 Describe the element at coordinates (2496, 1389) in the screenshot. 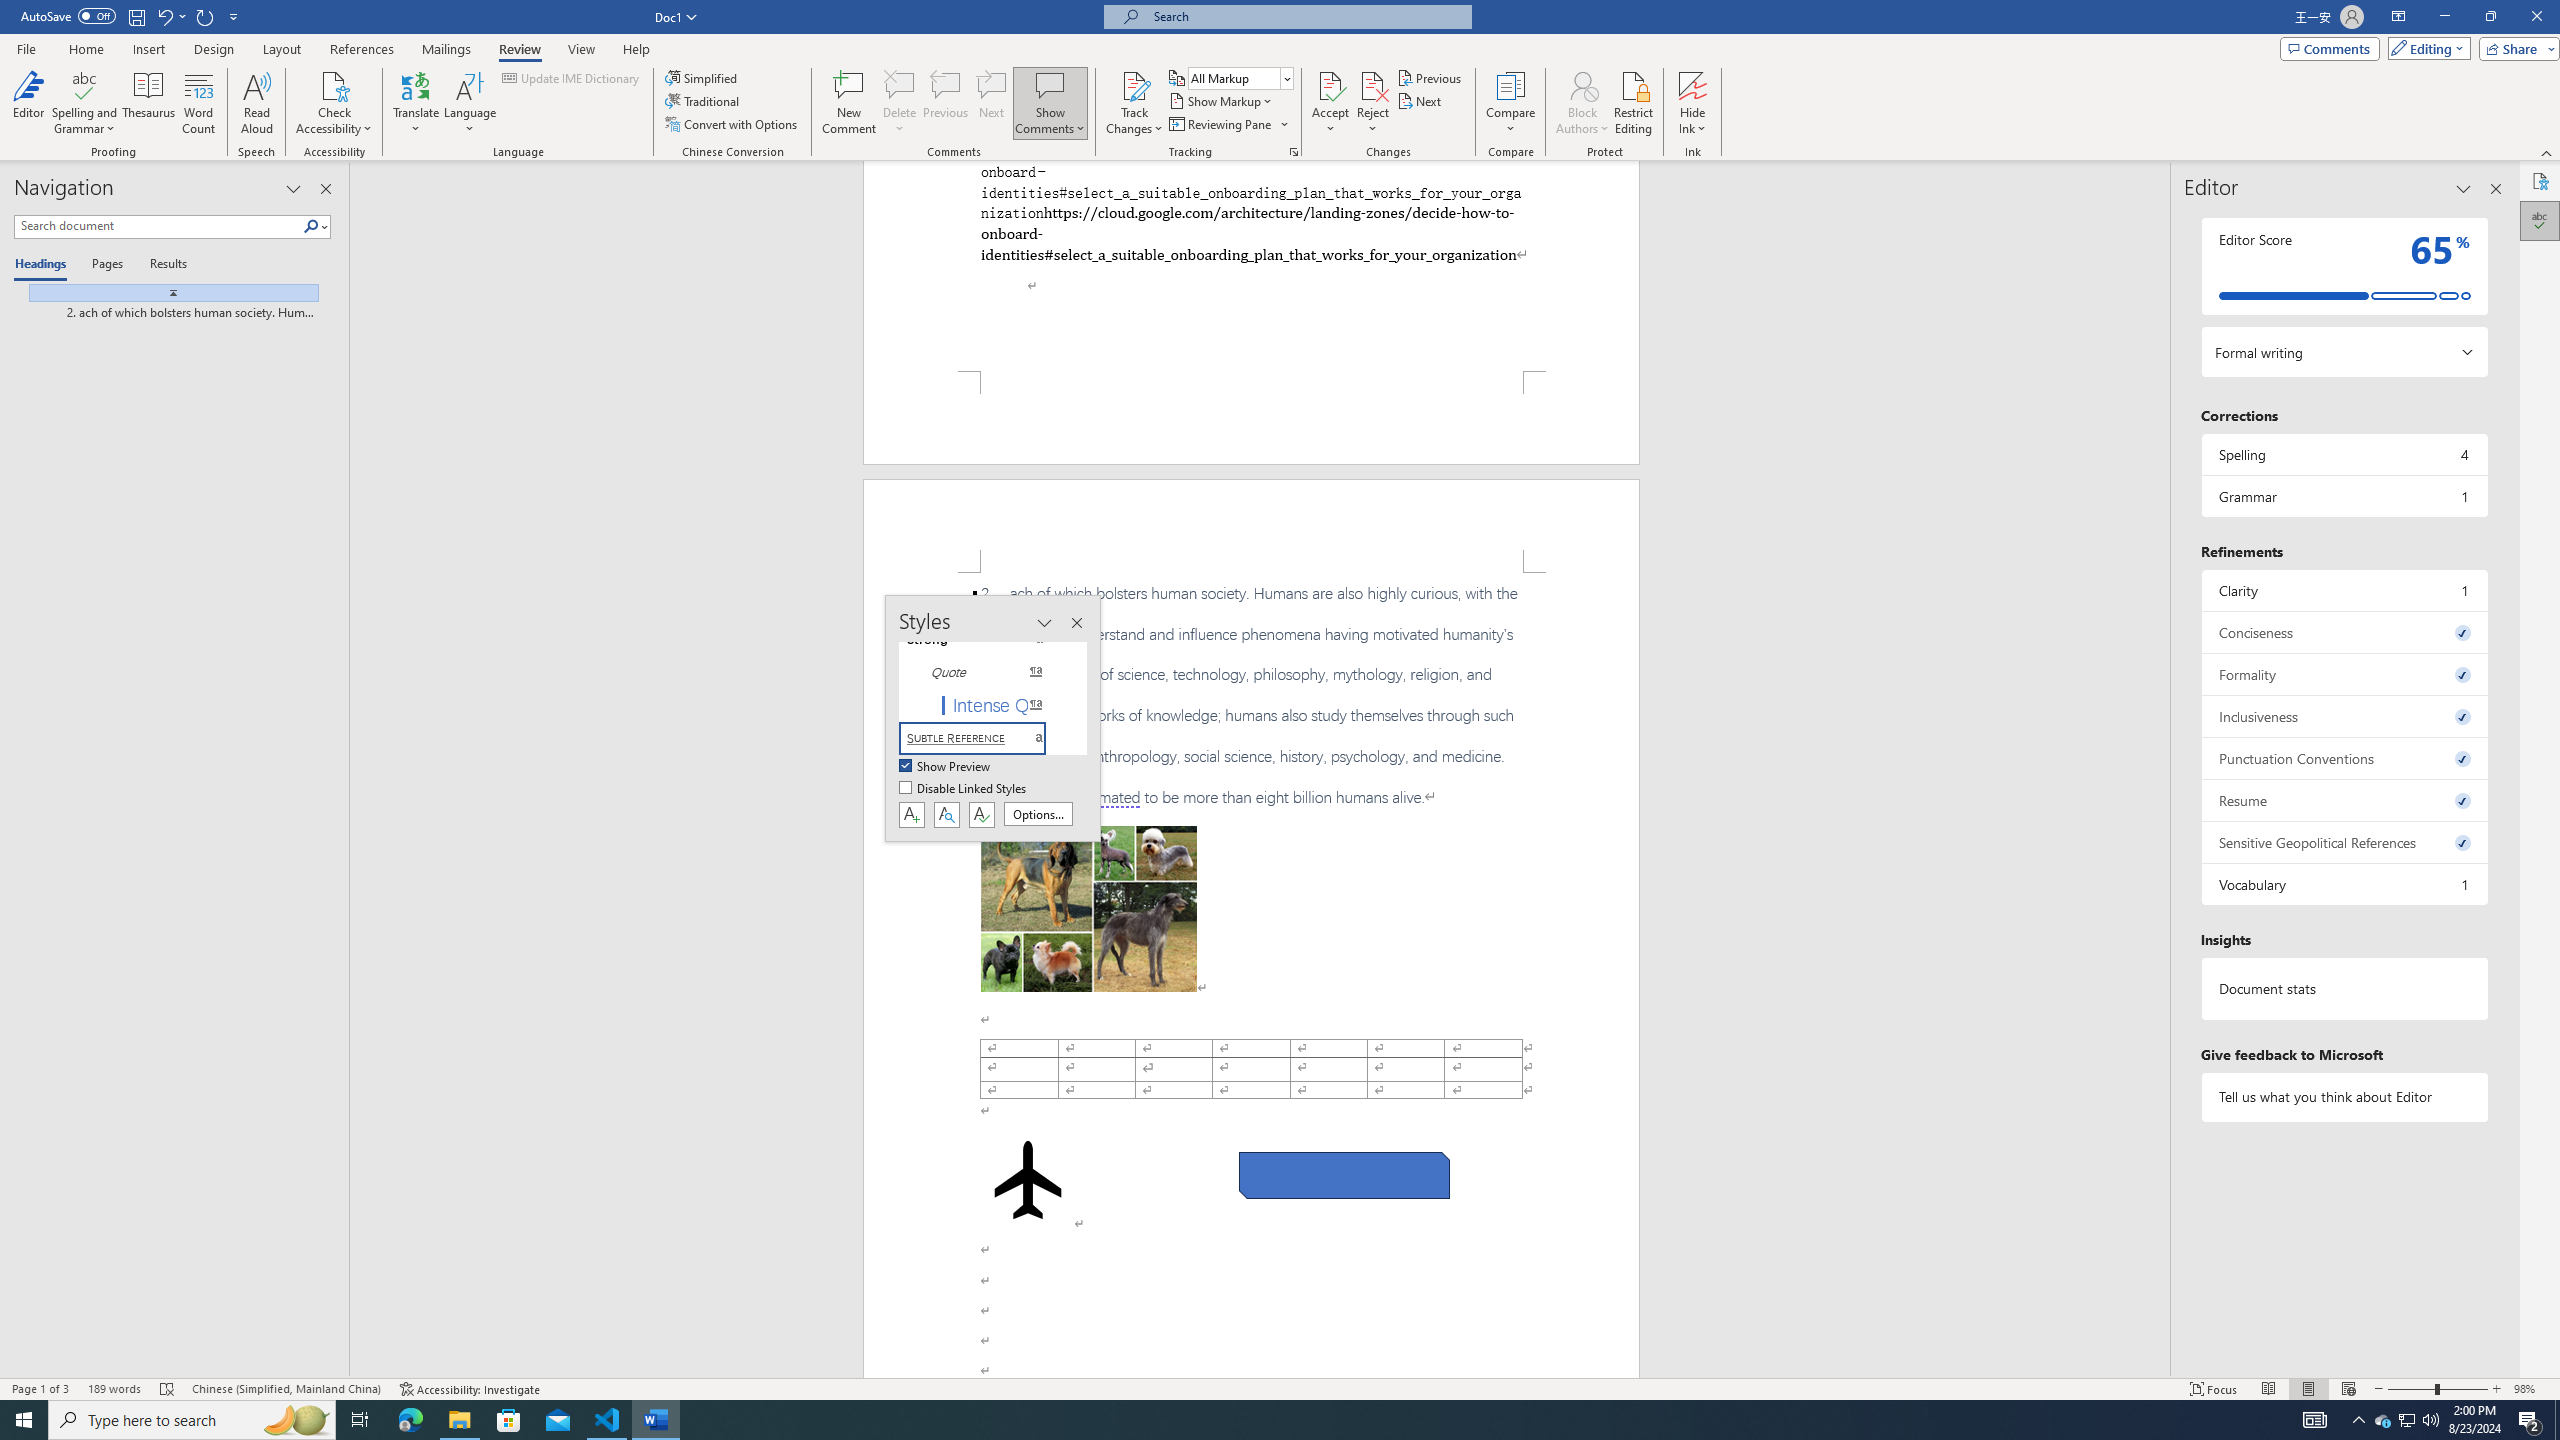

I see `'Zoom In'` at that location.